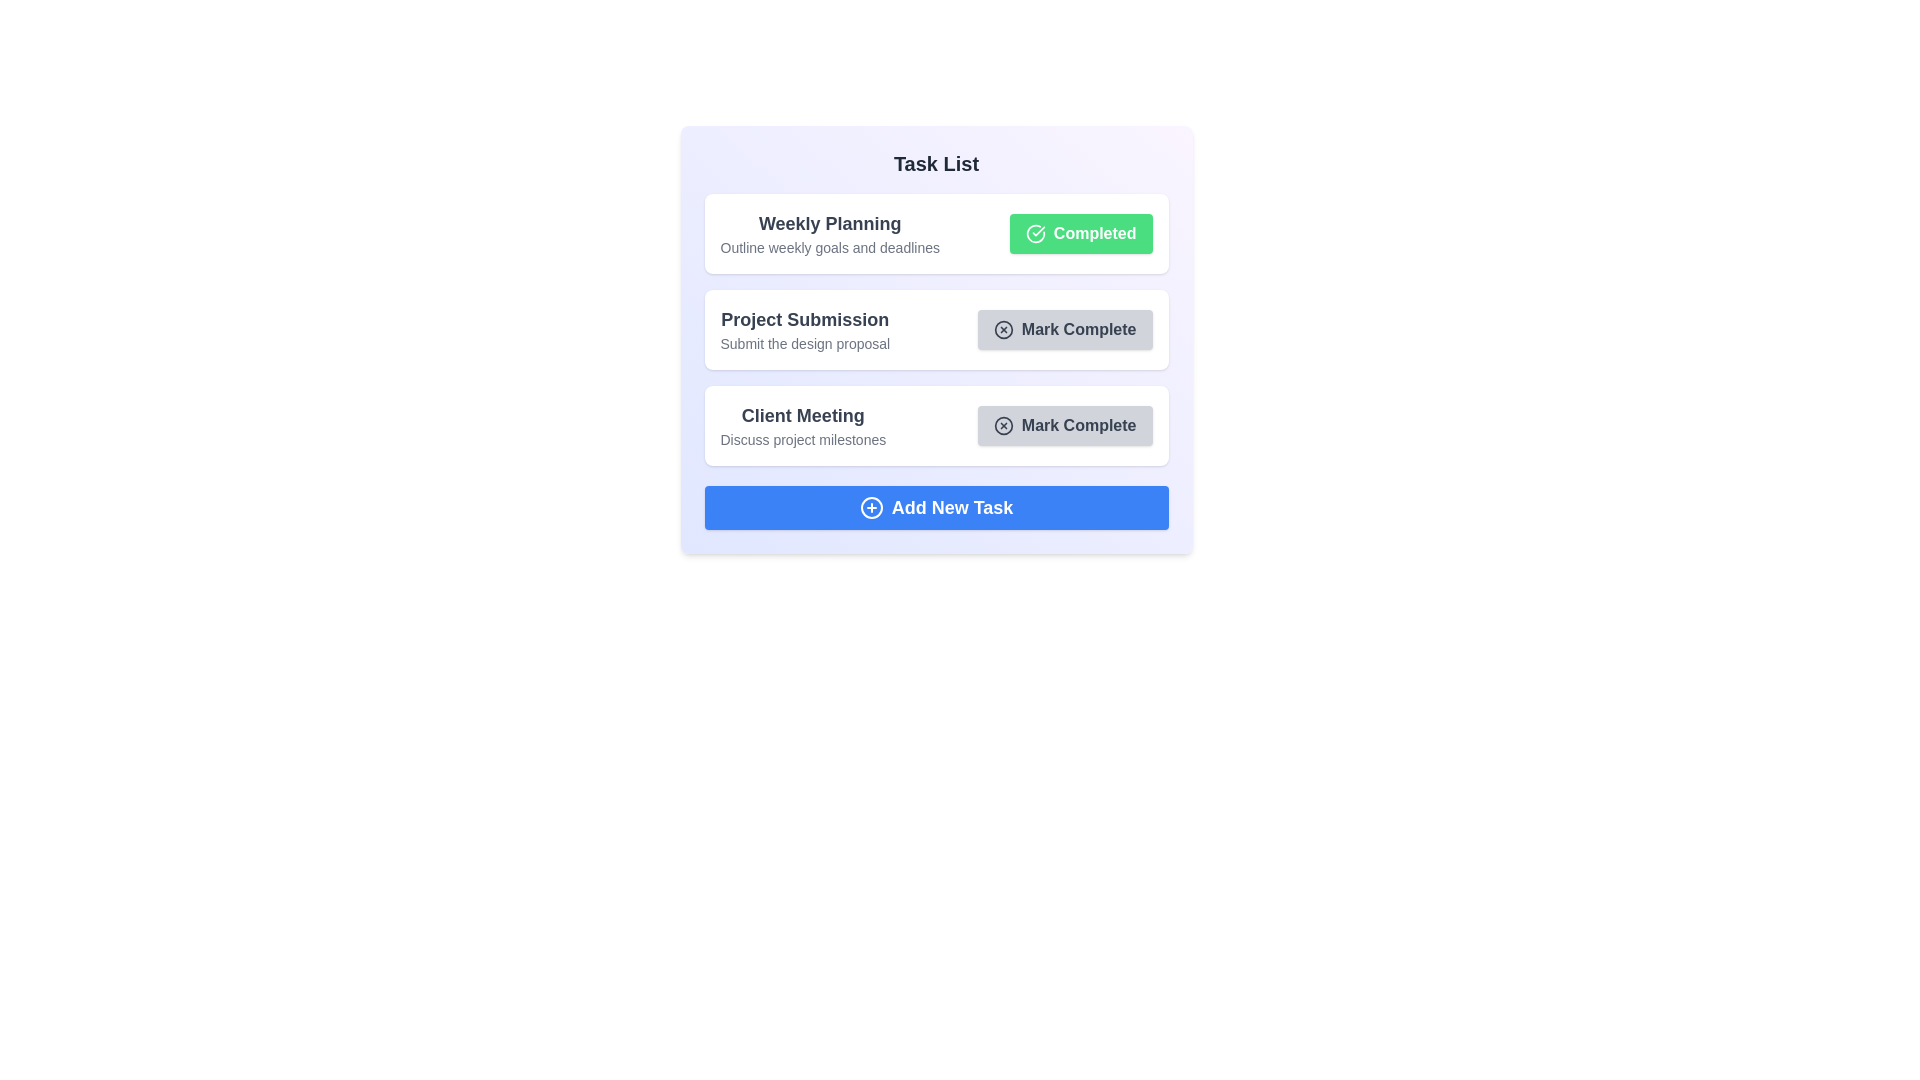 The width and height of the screenshot is (1920, 1080). What do you see at coordinates (1079, 233) in the screenshot?
I see `the 'Completed' button of the first task to toggle its completion status` at bounding box center [1079, 233].